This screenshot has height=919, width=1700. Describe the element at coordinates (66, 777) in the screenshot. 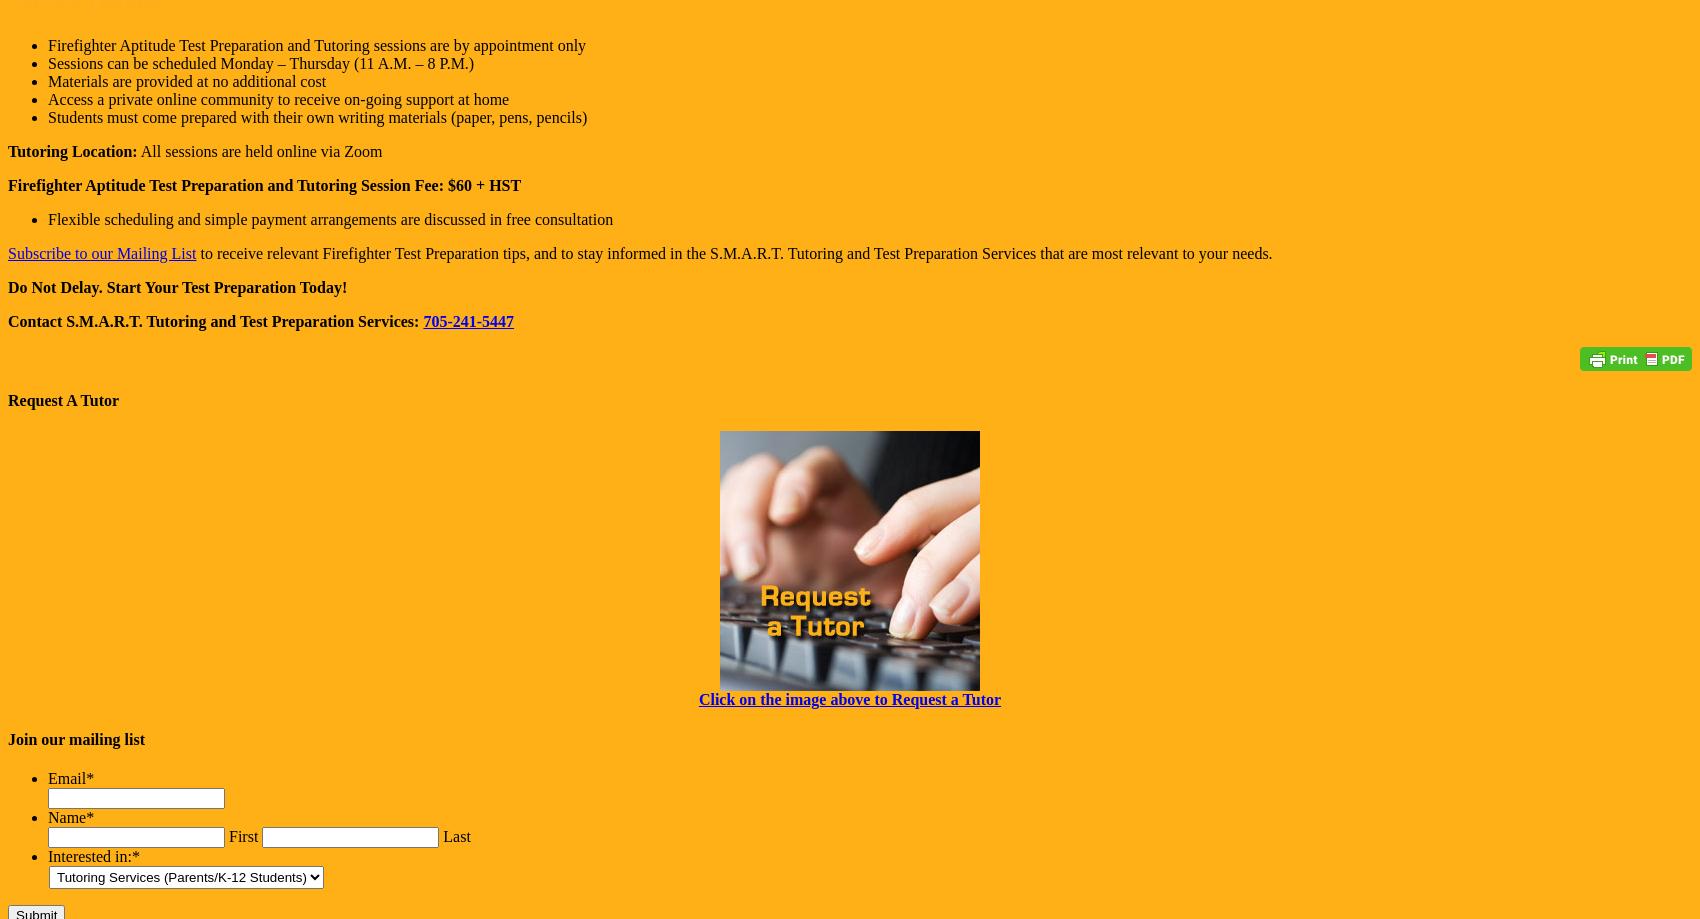

I see `'Email'` at that location.